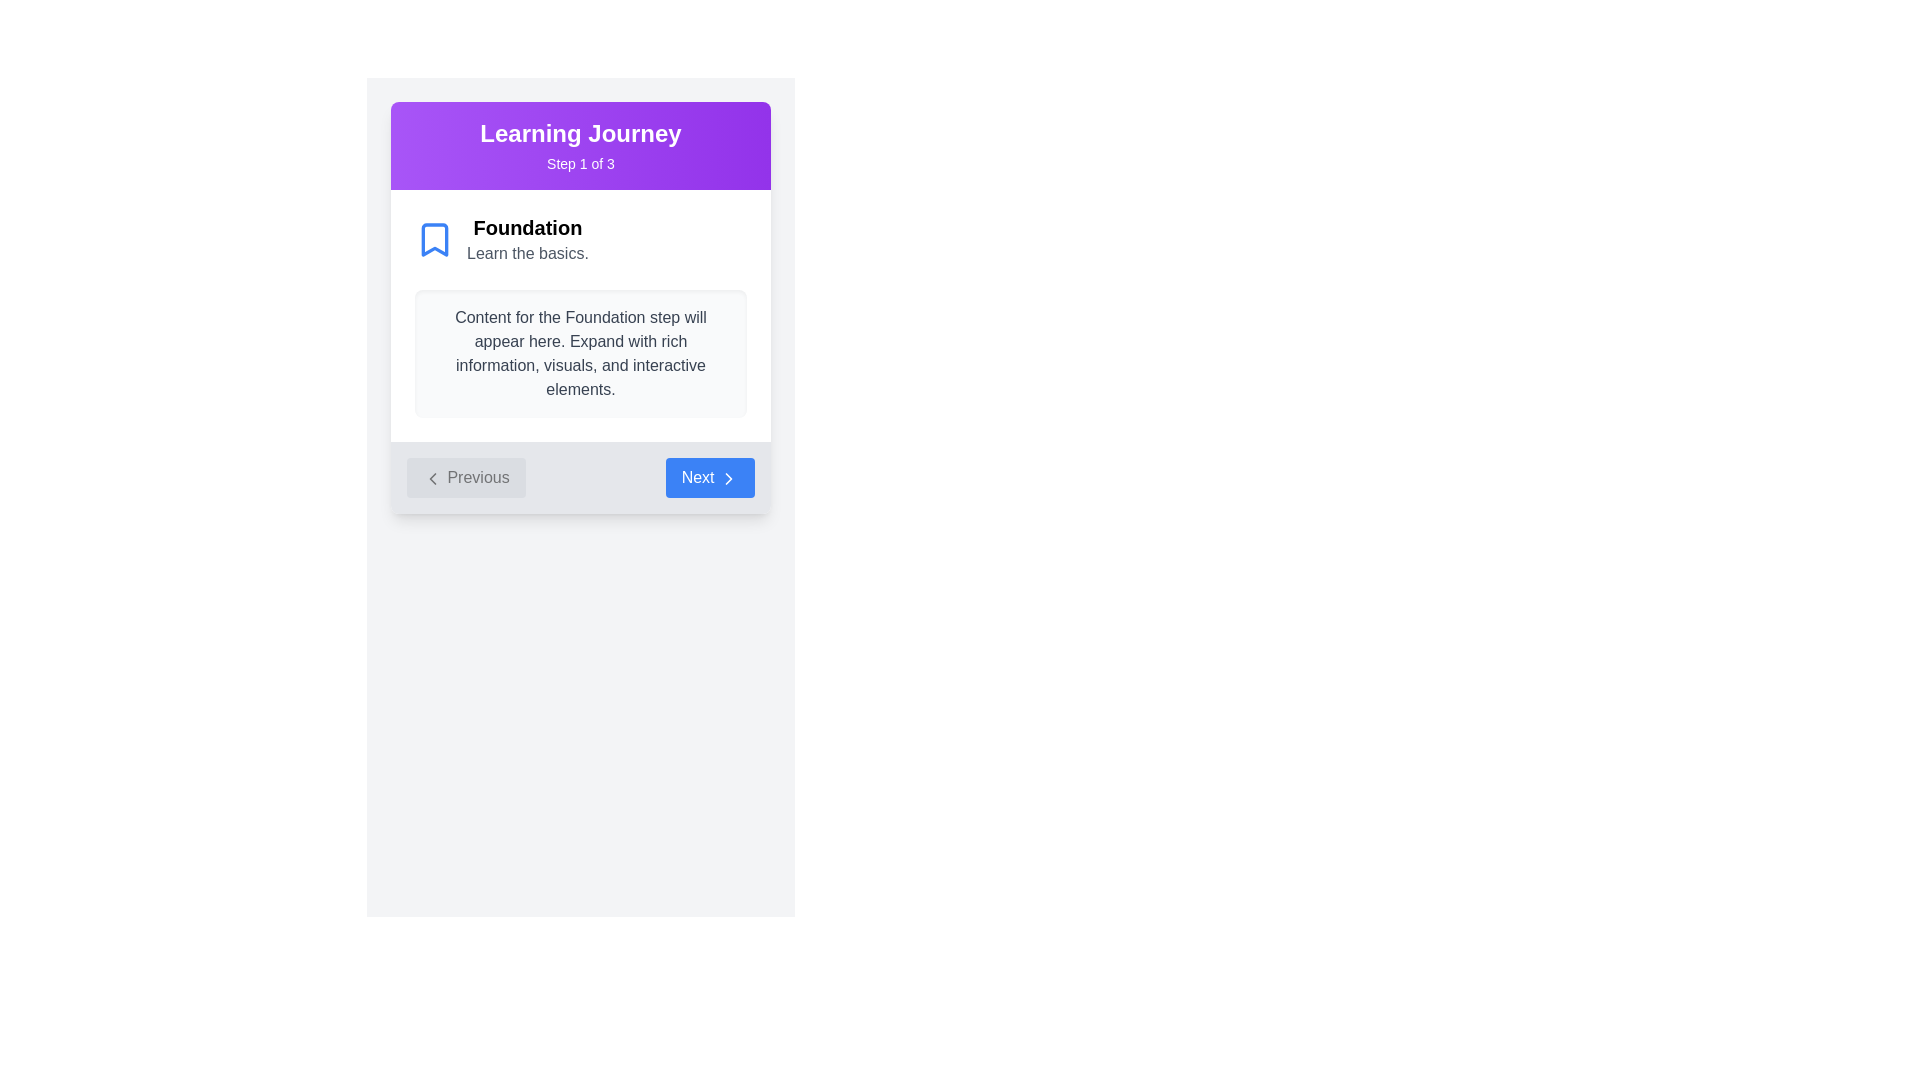  What do you see at coordinates (431, 478) in the screenshot?
I see `the arrow icon in the 'Previous' button, located at the bottom-left of the interactive card, which indicates navigation to the previous step or page` at bounding box center [431, 478].